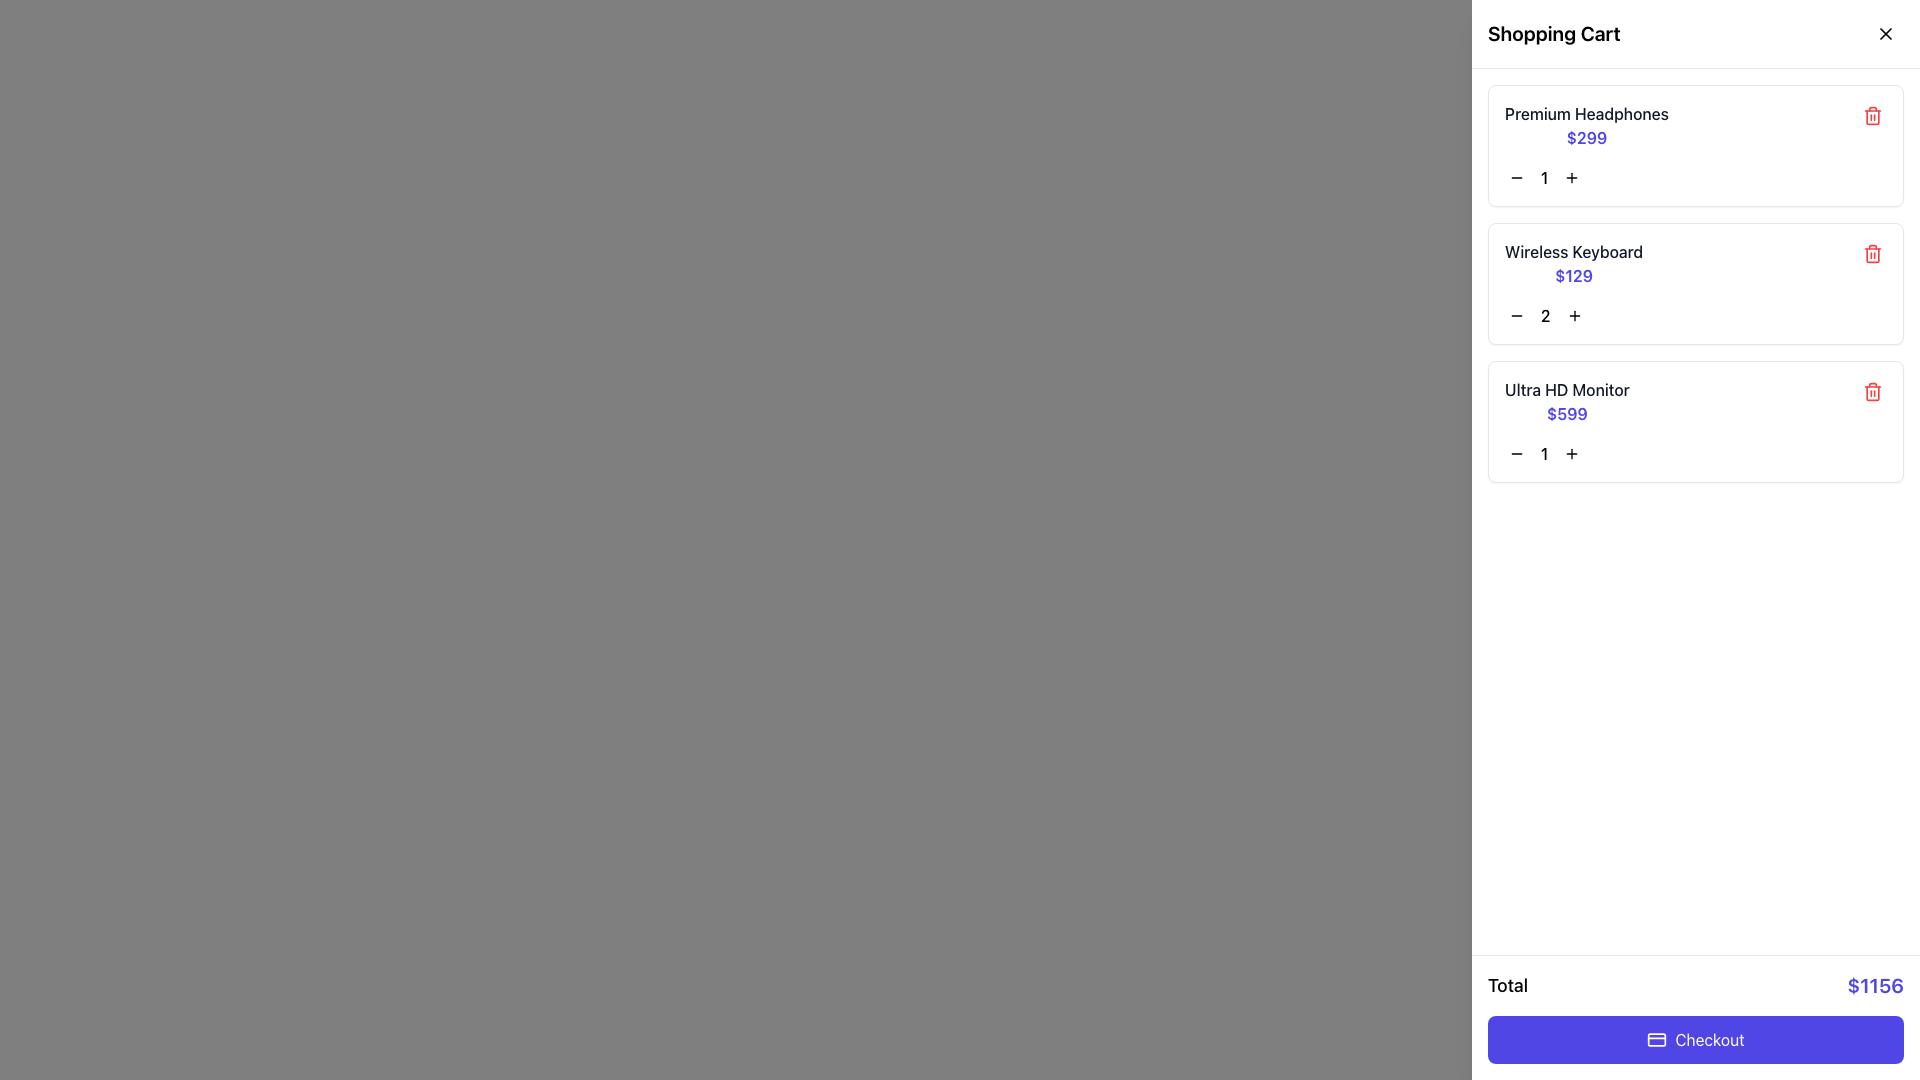 Image resolution: width=1920 pixels, height=1080 pixels. What do you see at coordinates (1573, 262) in the screenshot?
I see `the static information display element that shows 'Wireless Keyboard' and its price '$129' in the shopping cart overlay` at bounding box center [1573, 262].